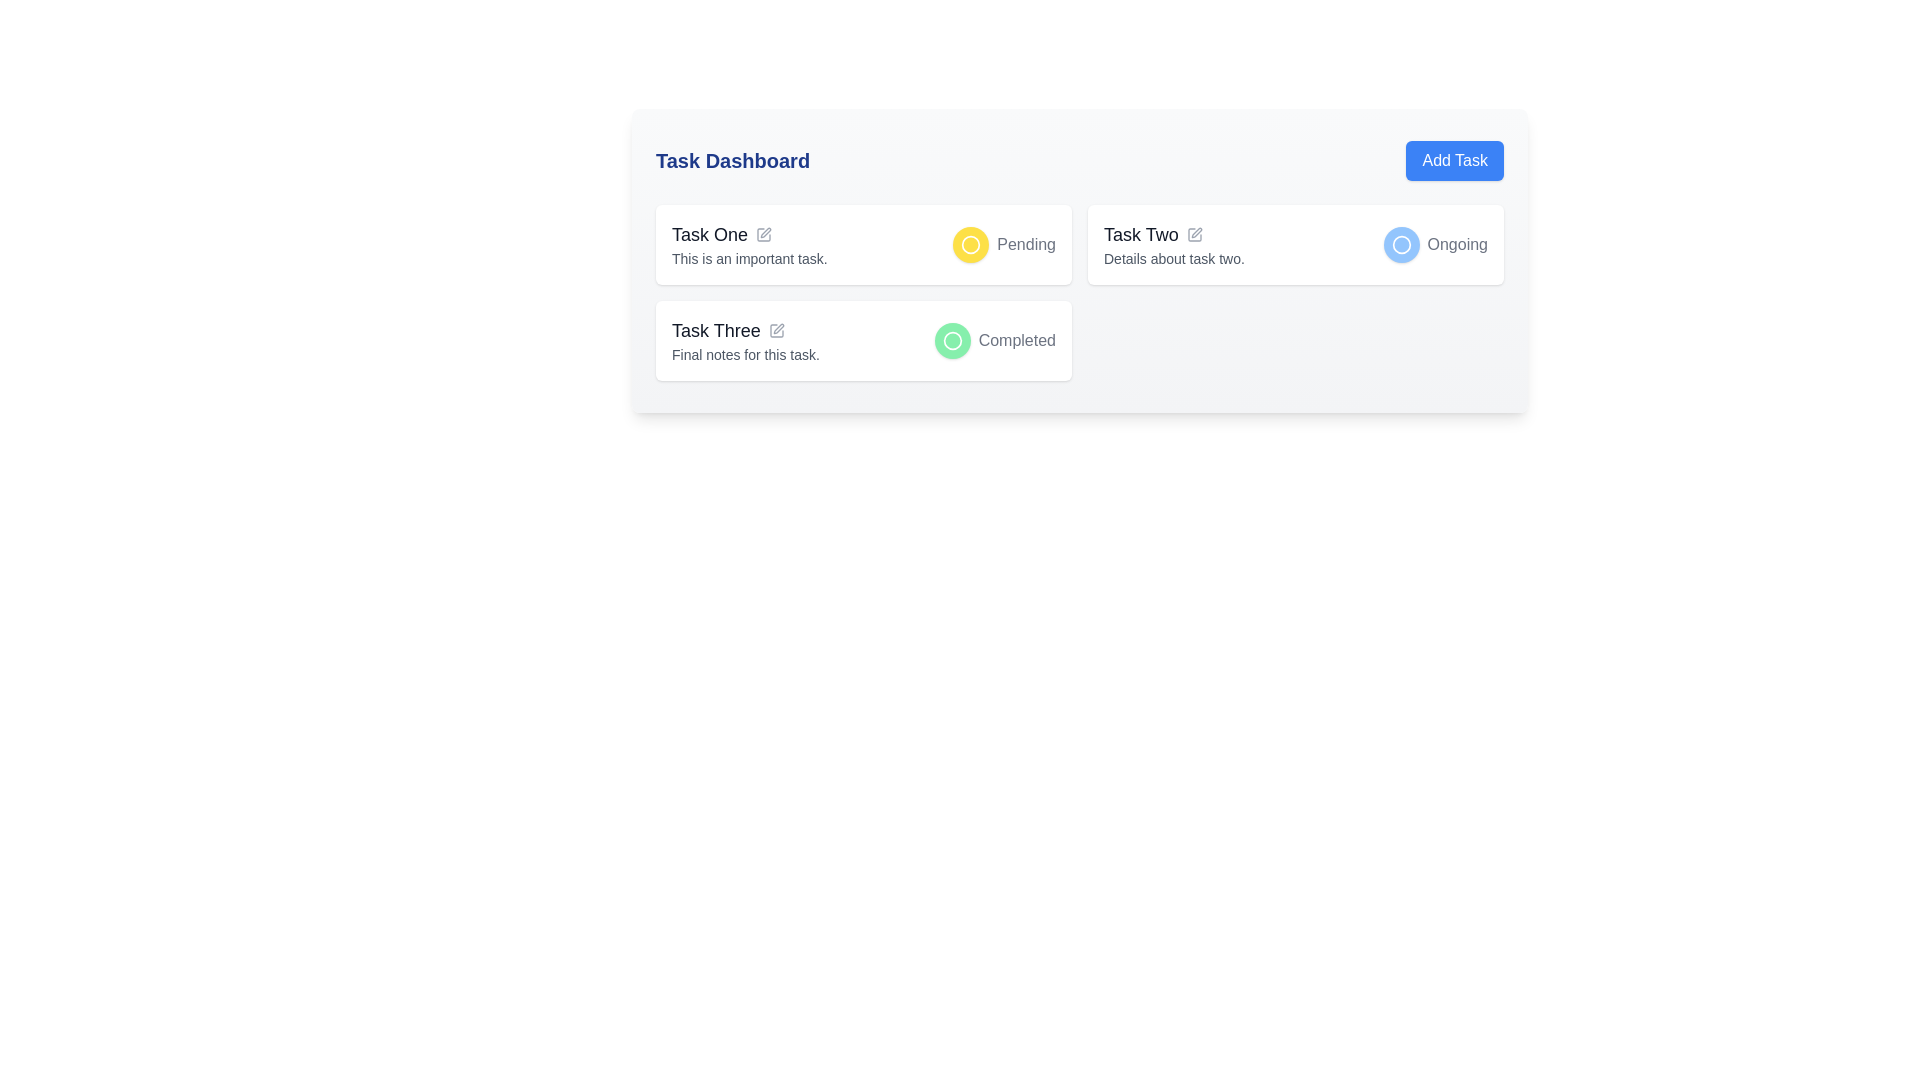 This screenshot has width=1920, height=1080. I want to click on the edit icon SVG element located next to the text 'Task Two' in the top-right corner of its card, which indicates that the task is editable, so click(1196, 231).